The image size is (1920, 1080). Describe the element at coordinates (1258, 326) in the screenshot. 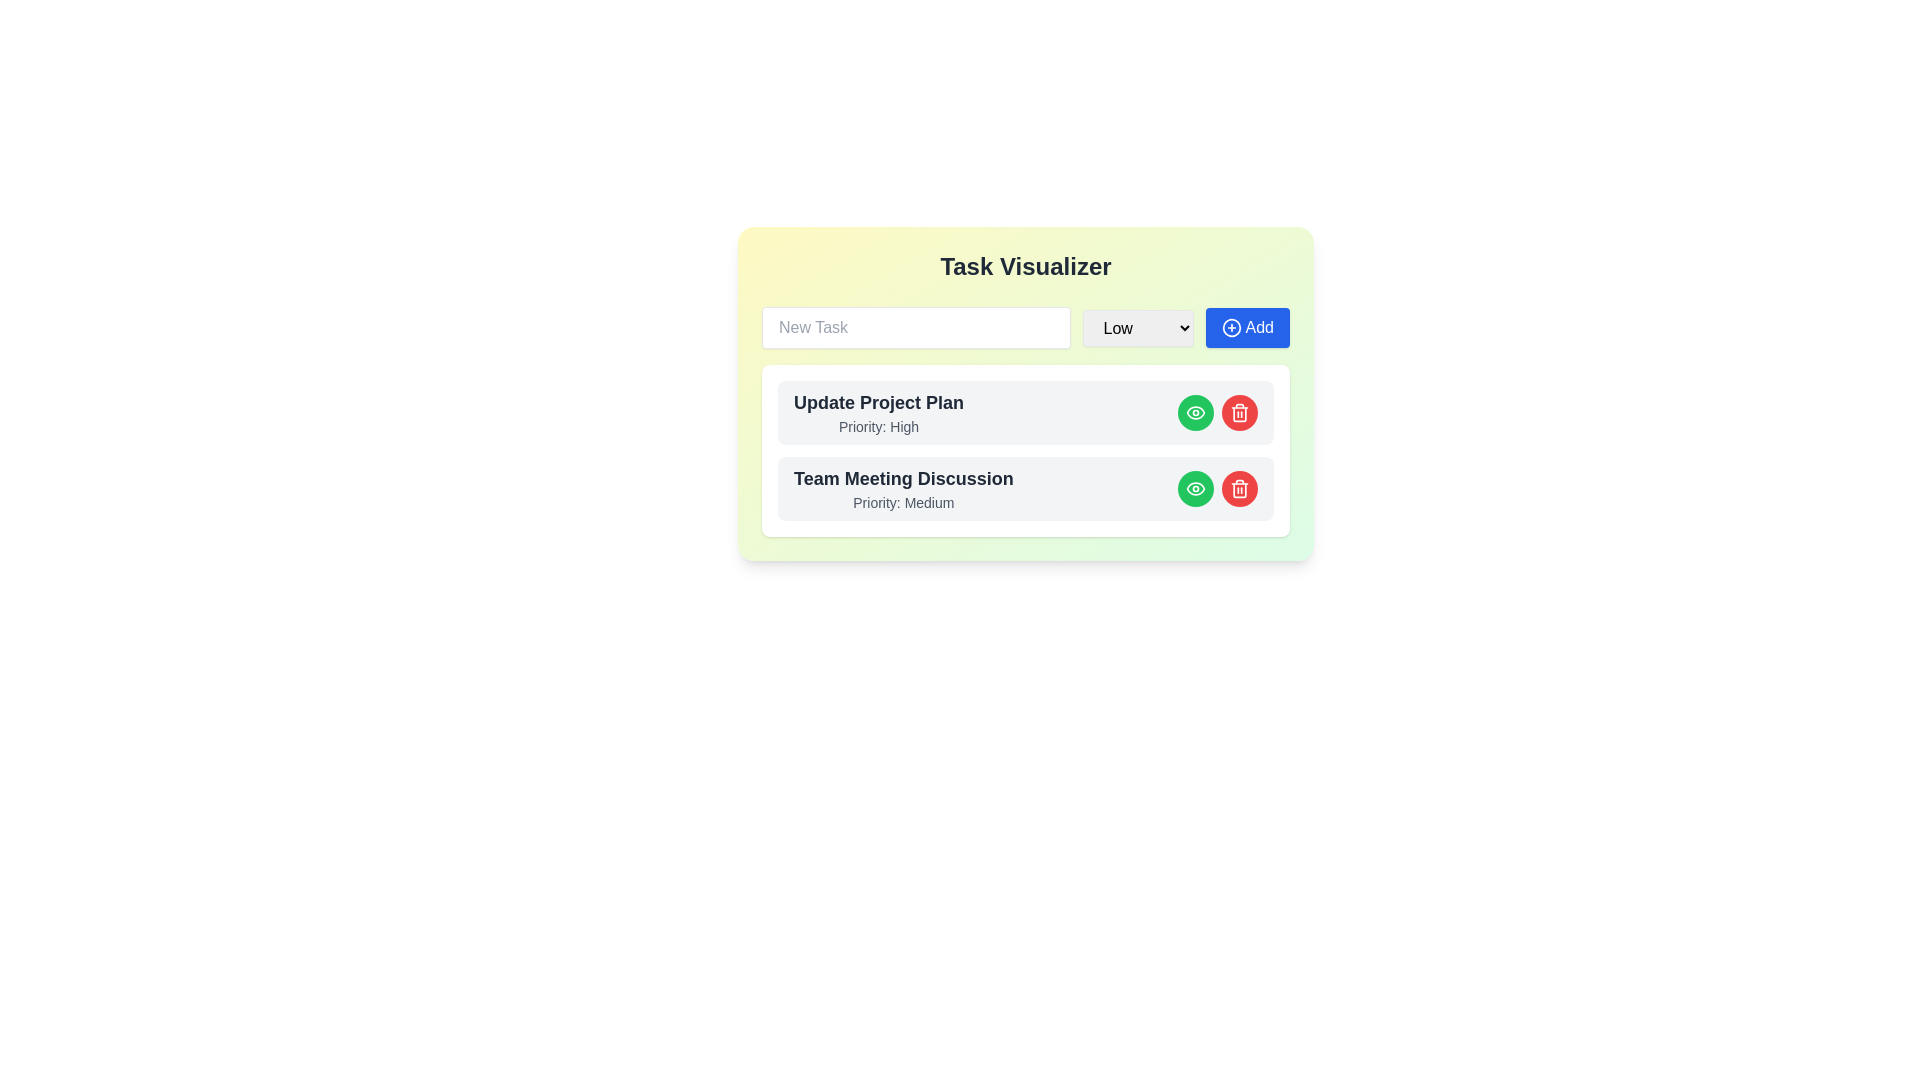

I see `the blue button labeled 'Add' located on the right-hand side of the task input area` at that location.